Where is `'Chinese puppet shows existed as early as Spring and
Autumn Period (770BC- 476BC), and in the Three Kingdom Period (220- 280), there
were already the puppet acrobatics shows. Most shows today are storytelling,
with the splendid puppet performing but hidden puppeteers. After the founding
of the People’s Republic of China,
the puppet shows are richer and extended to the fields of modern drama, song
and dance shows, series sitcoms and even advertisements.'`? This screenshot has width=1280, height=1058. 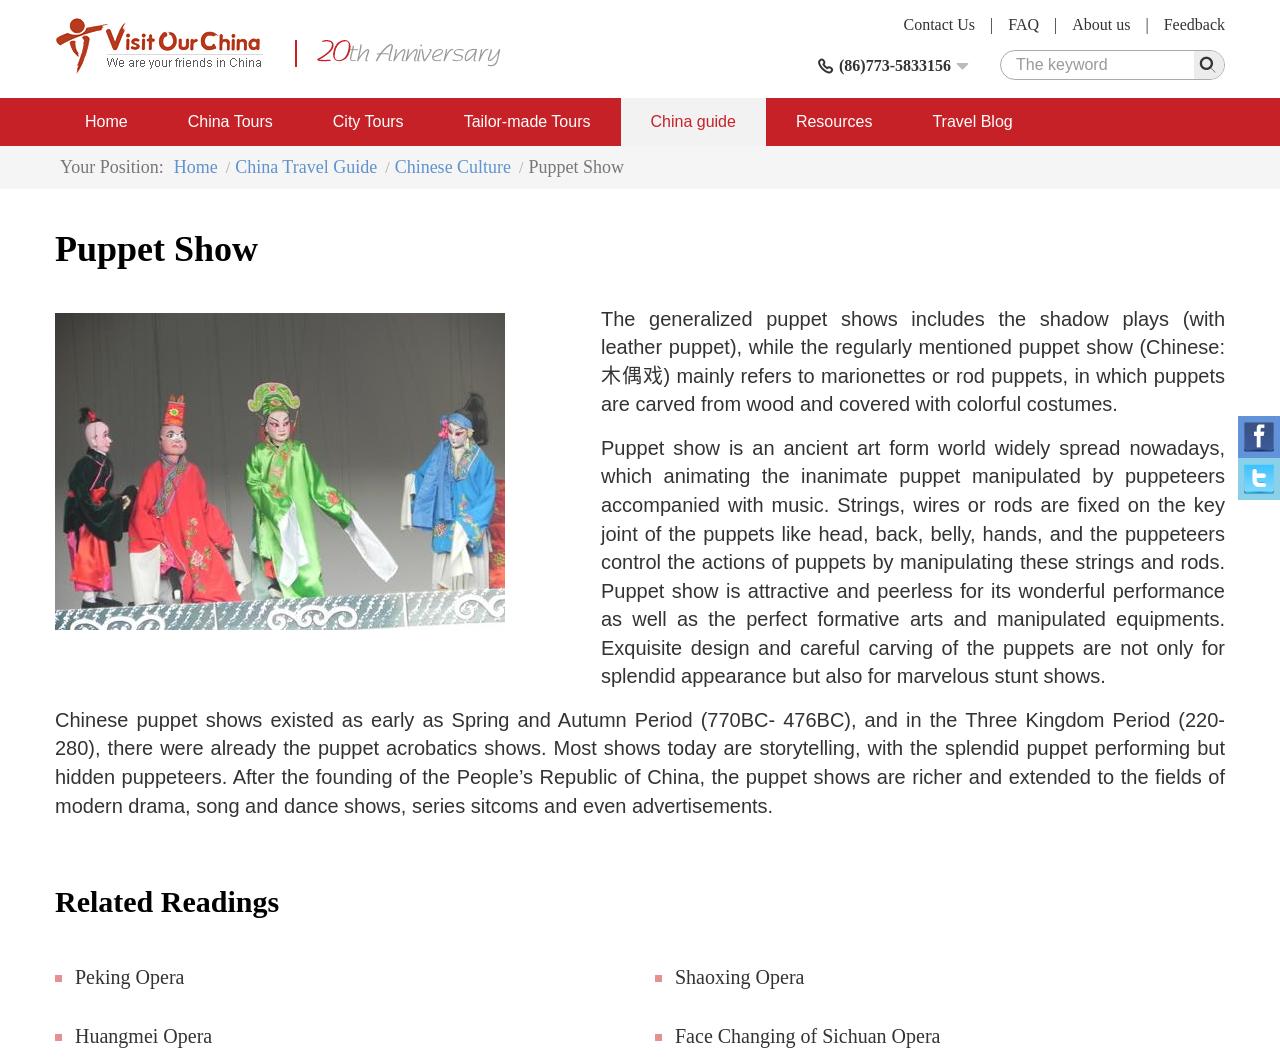
'Chinese puppet shows existed as early as Spring and
Autumn Period (770BC- 476BC), and in the Three Kingdom Period (220- 280), there
were already the puppet acrobatics shows. Most shows today are storytelling,
with the splendid puppet performing but hidden puppeteers. After the founding
of the People’s Republic of China,
the puppet shows are richer and extended to the fields of modern drama, song
and dance shows, series sitcoms and even advertisements.' is located at coordinates (640, 761).